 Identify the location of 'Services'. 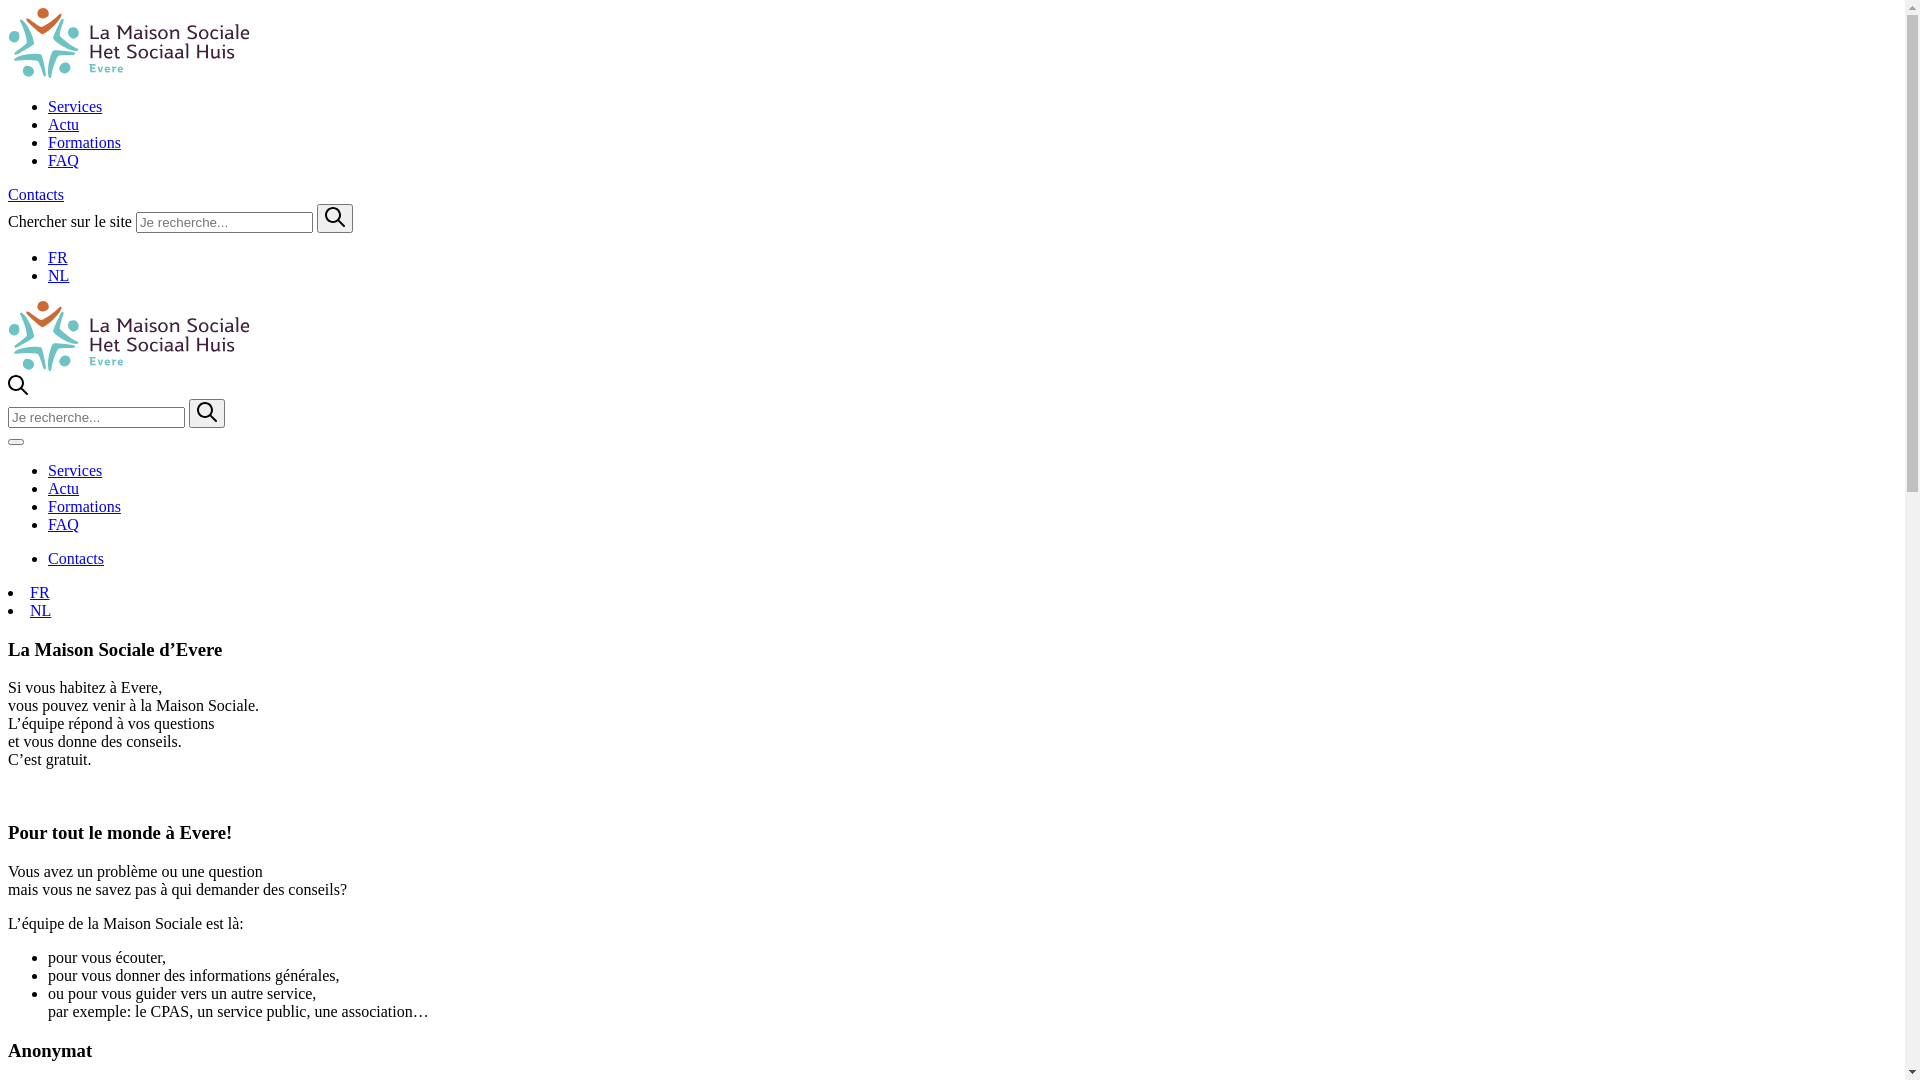
(75, 106).